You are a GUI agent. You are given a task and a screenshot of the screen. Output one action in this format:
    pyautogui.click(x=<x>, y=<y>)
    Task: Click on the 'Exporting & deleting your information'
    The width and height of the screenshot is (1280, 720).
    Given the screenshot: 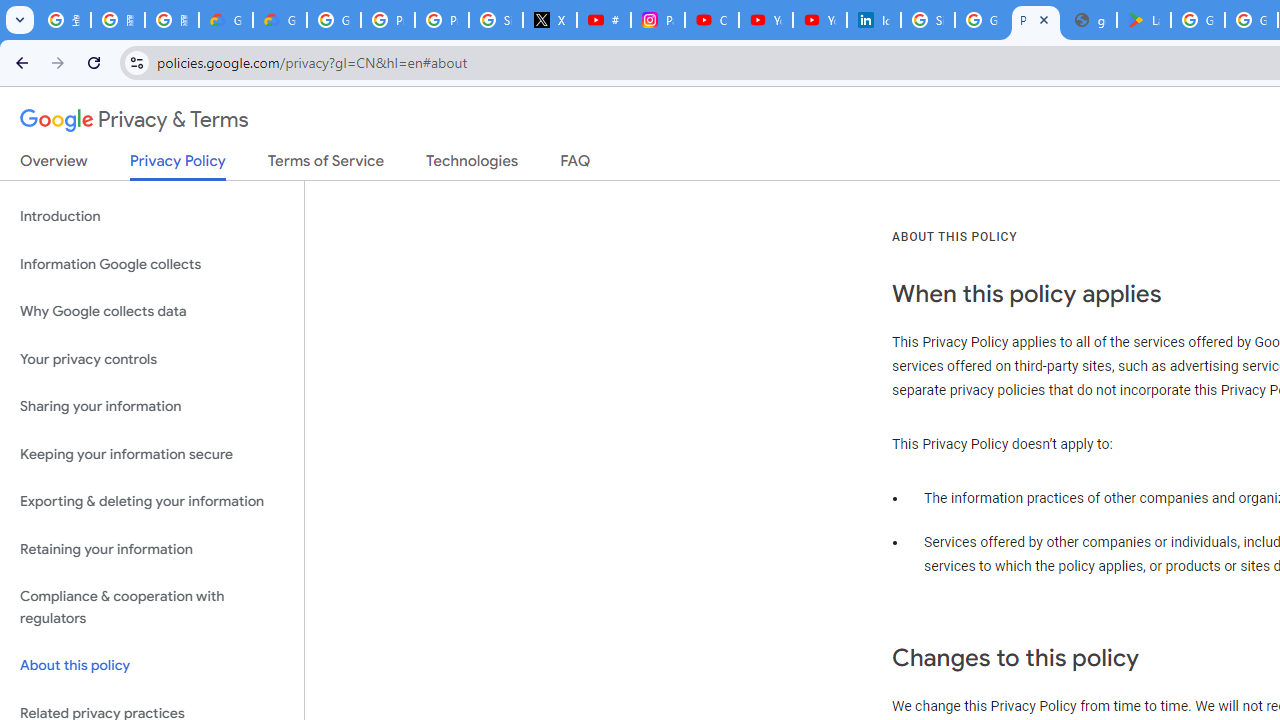 What is the action you would take?
    pyautogui.click(x=151, y=501)
    